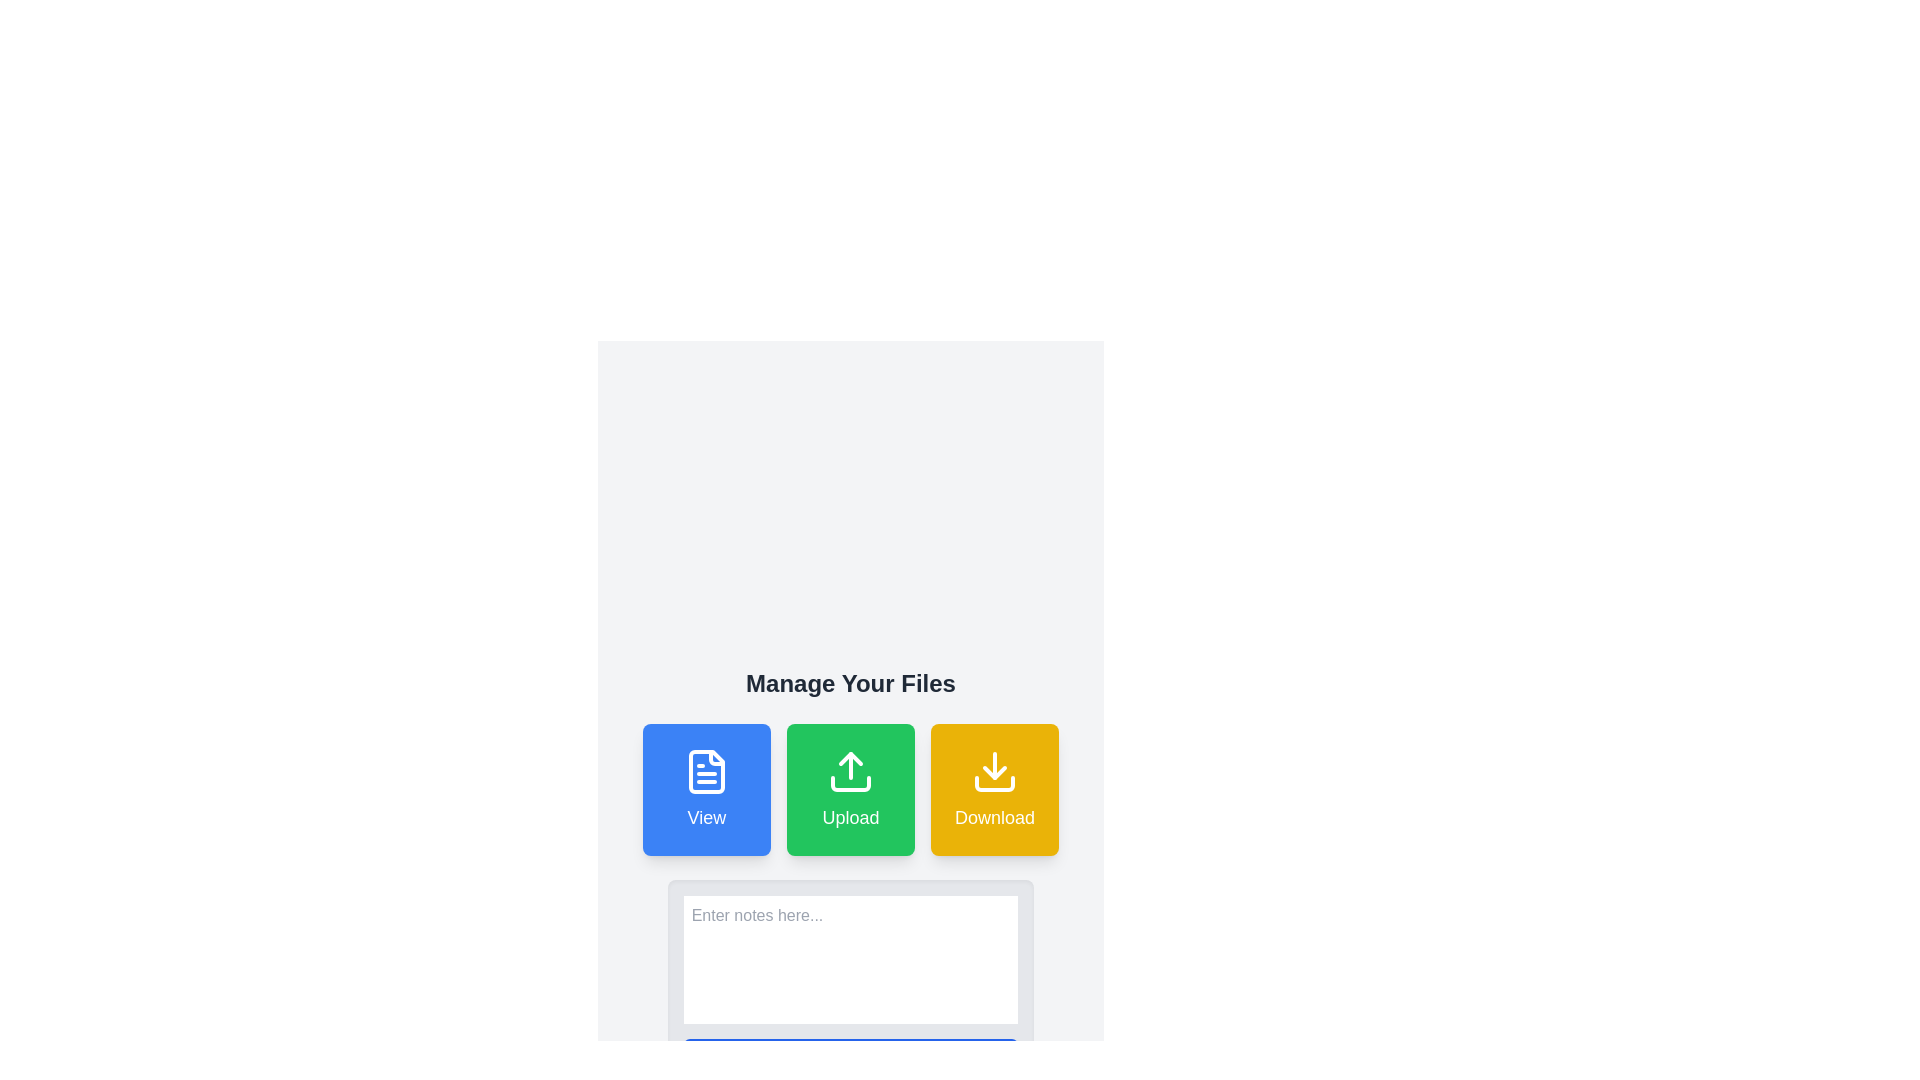 The image size is (1920, 1080). I want to click on the button labeled 'View' that contains the text label indicating its function, so click(705, 817).